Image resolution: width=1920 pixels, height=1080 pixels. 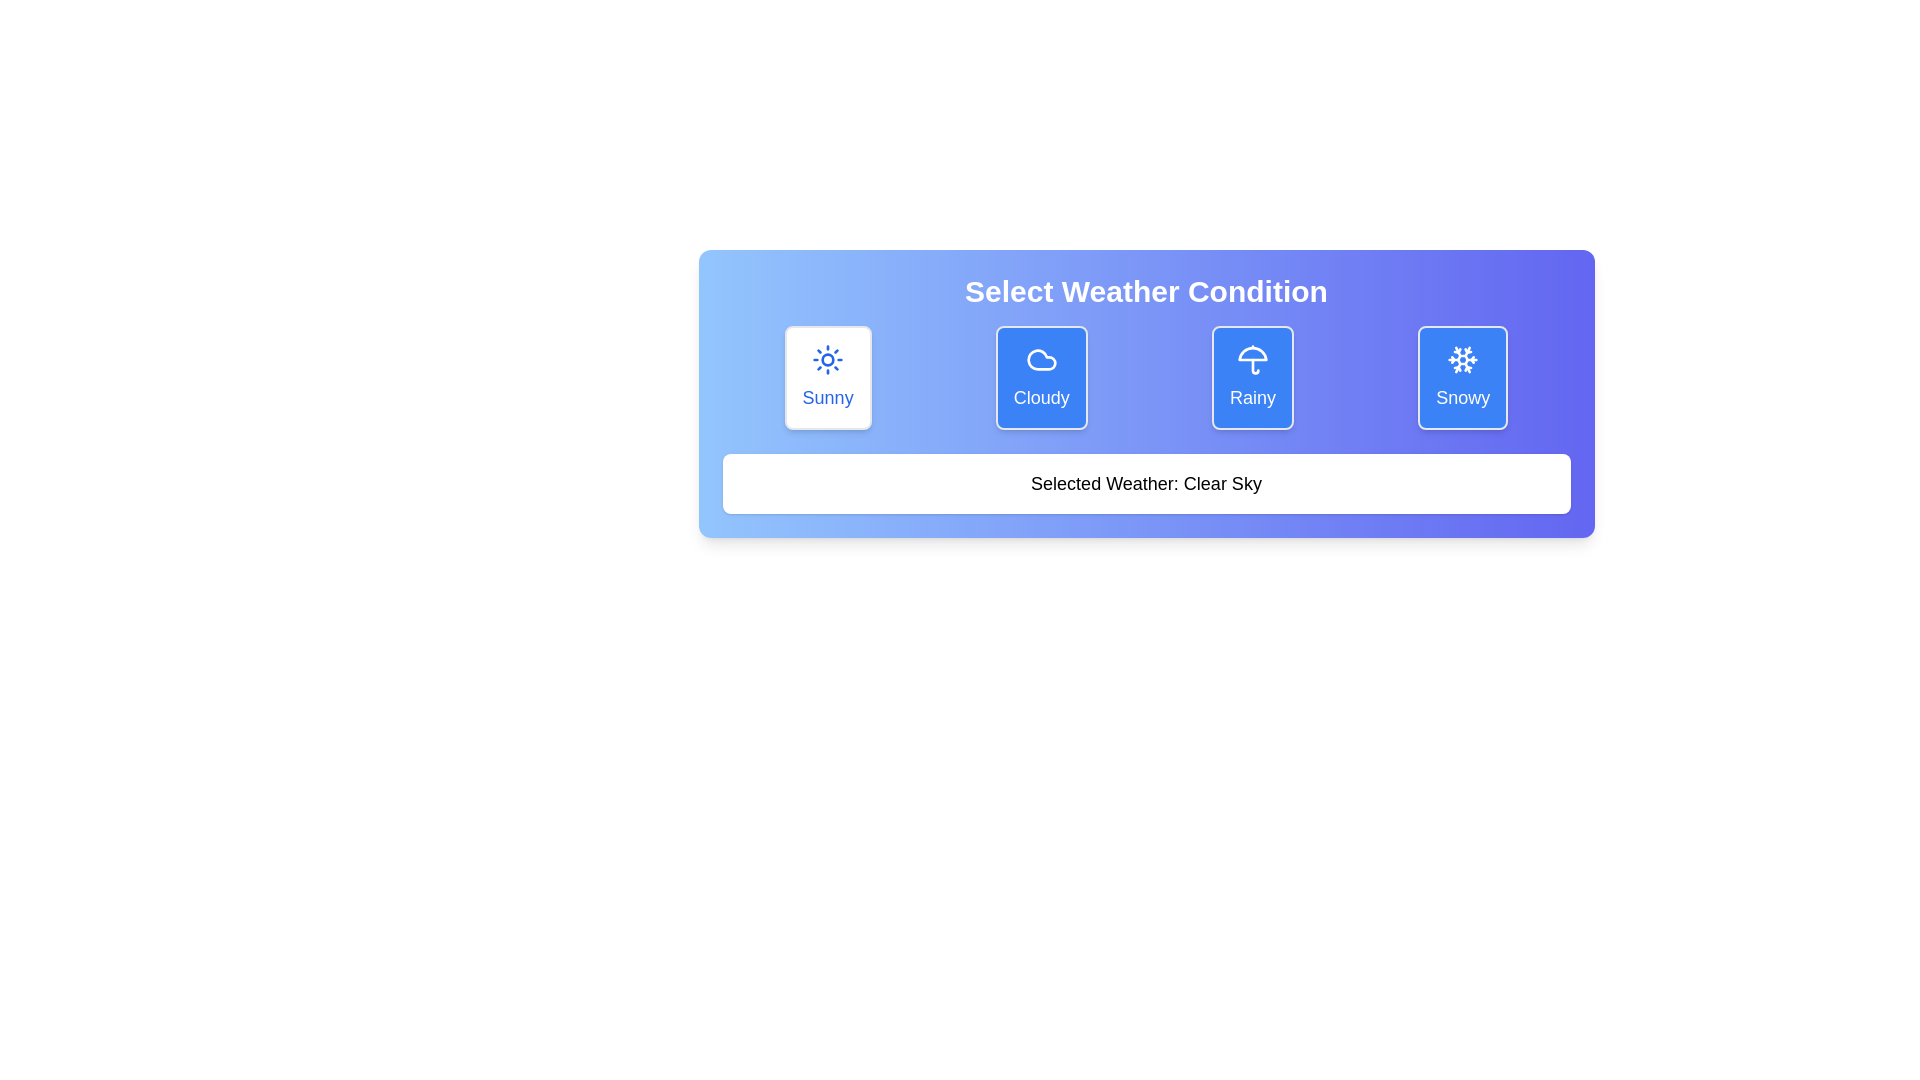 I want to click on umbrella icon located in the 'Rainy' selection box, which is the third option in the weather selection interface, so click(x=1252, y=358).